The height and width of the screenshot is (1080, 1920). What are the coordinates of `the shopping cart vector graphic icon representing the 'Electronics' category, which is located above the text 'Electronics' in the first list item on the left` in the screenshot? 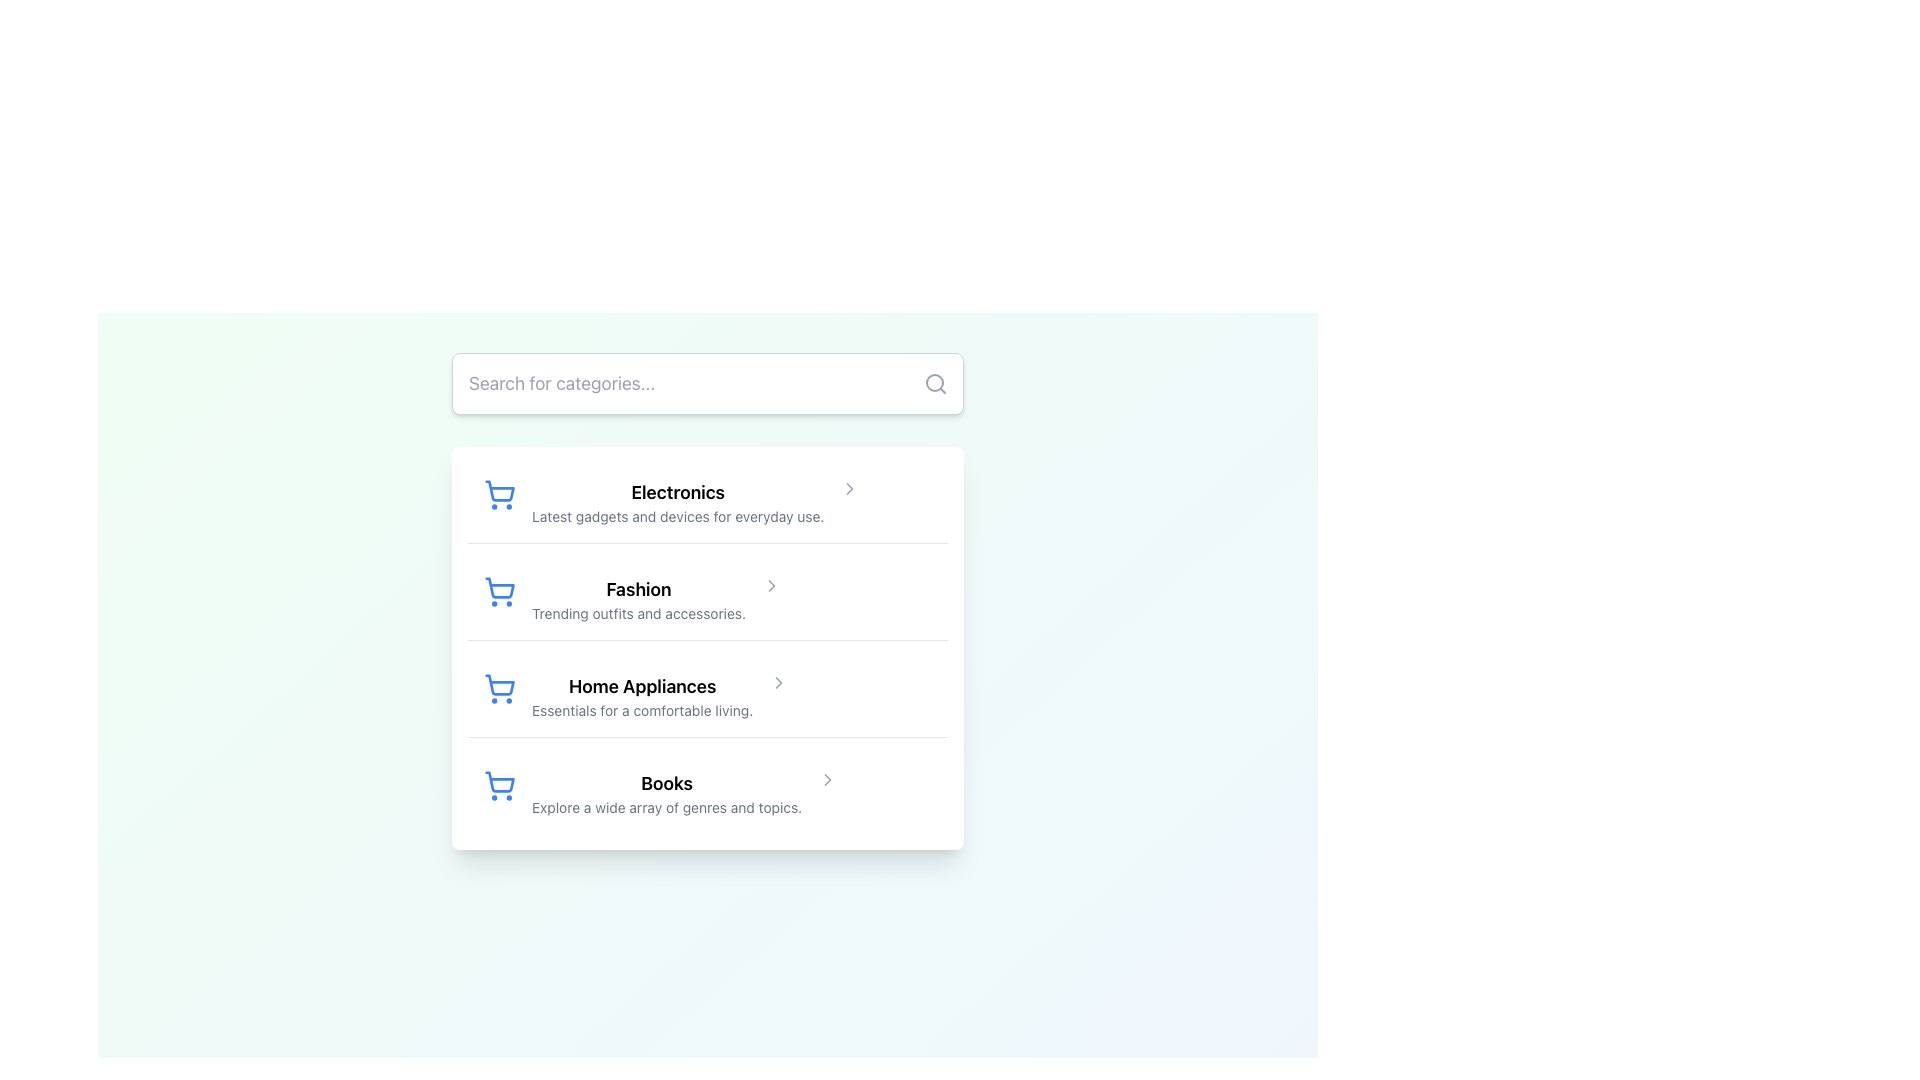 It's located at (500, 491).